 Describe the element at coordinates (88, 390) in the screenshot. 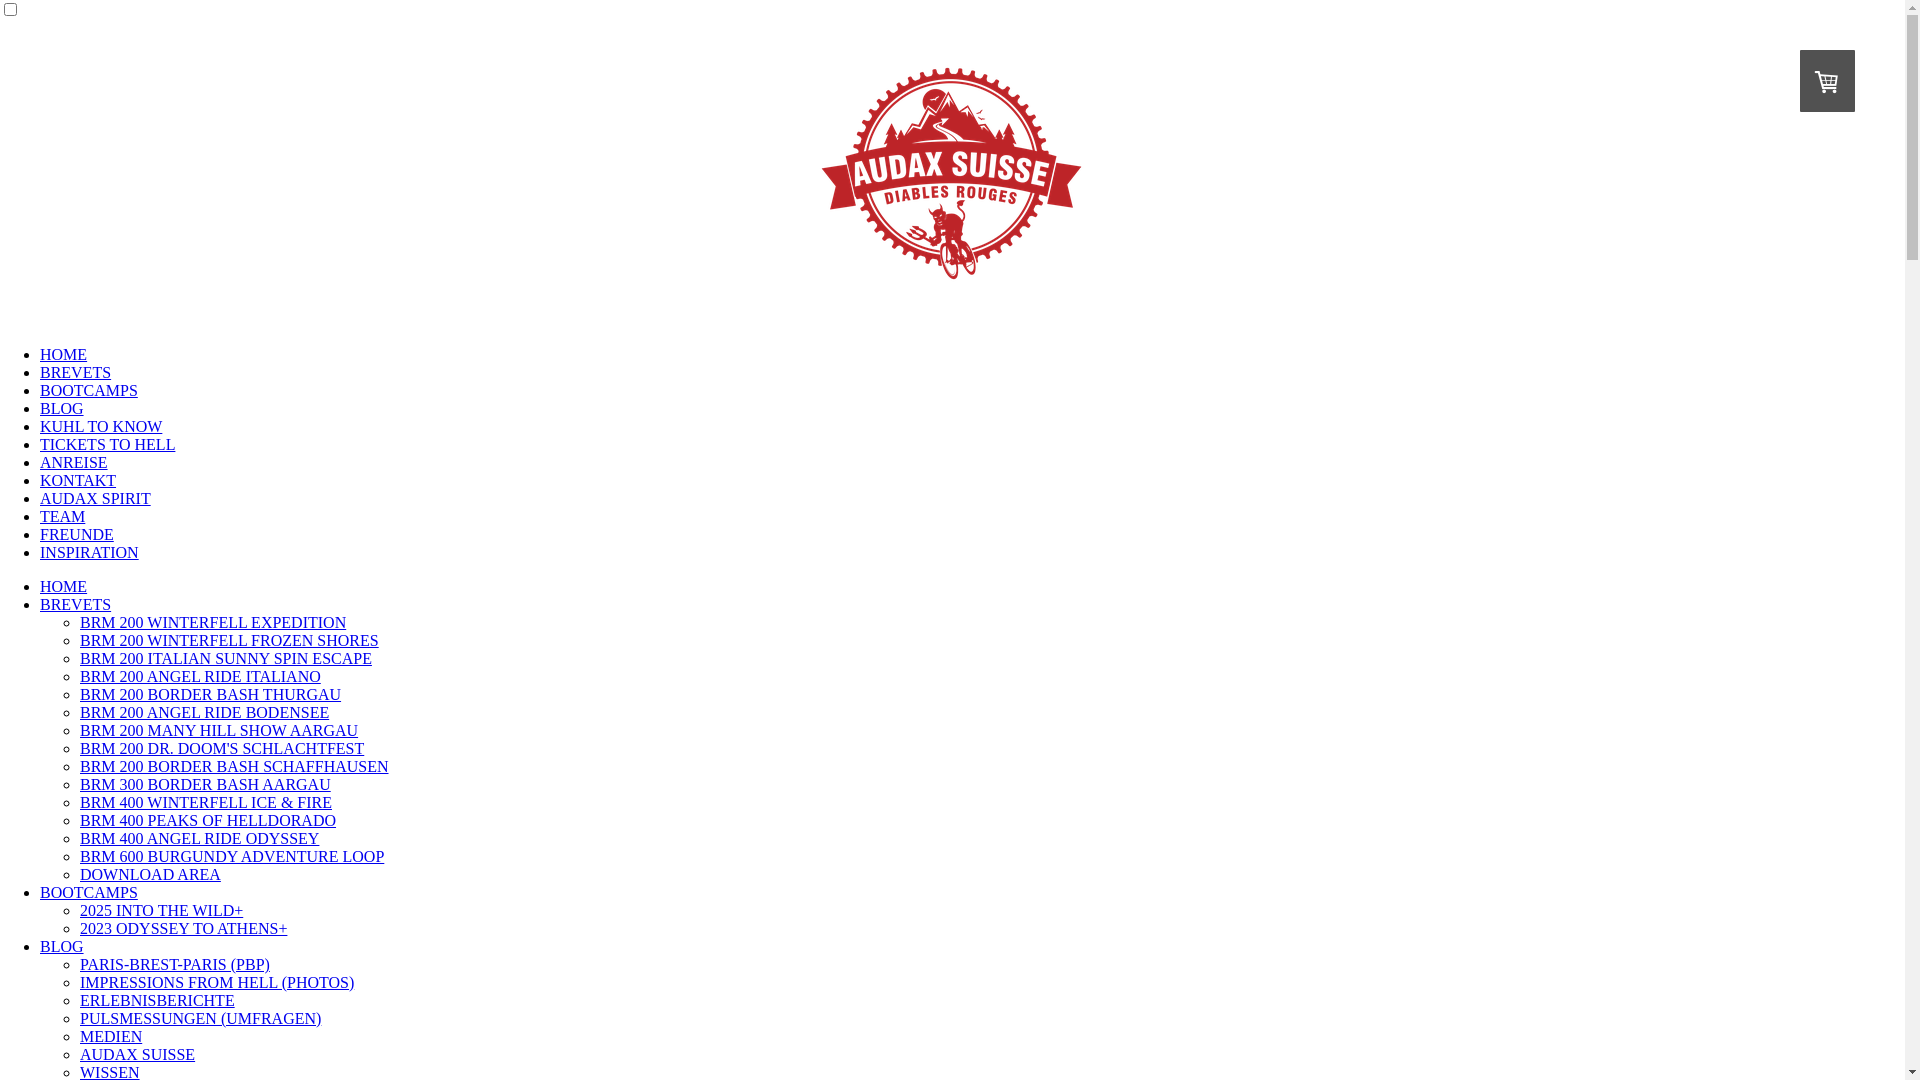

I see `'BOOTCAMPS'` at that location.